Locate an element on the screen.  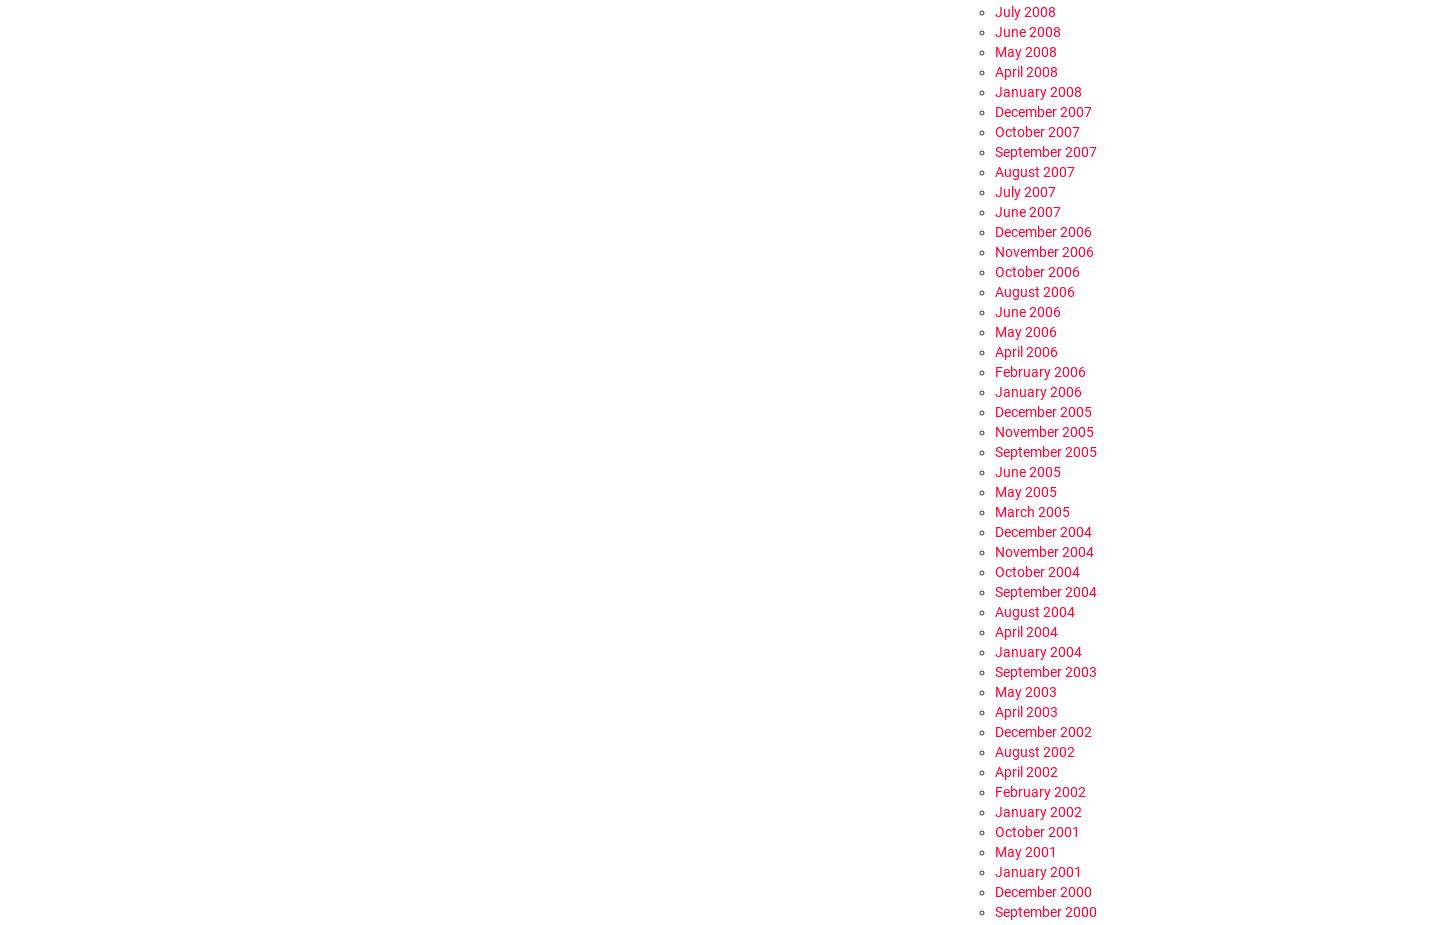
'October 2001' is located at coordinates (1037, 831).